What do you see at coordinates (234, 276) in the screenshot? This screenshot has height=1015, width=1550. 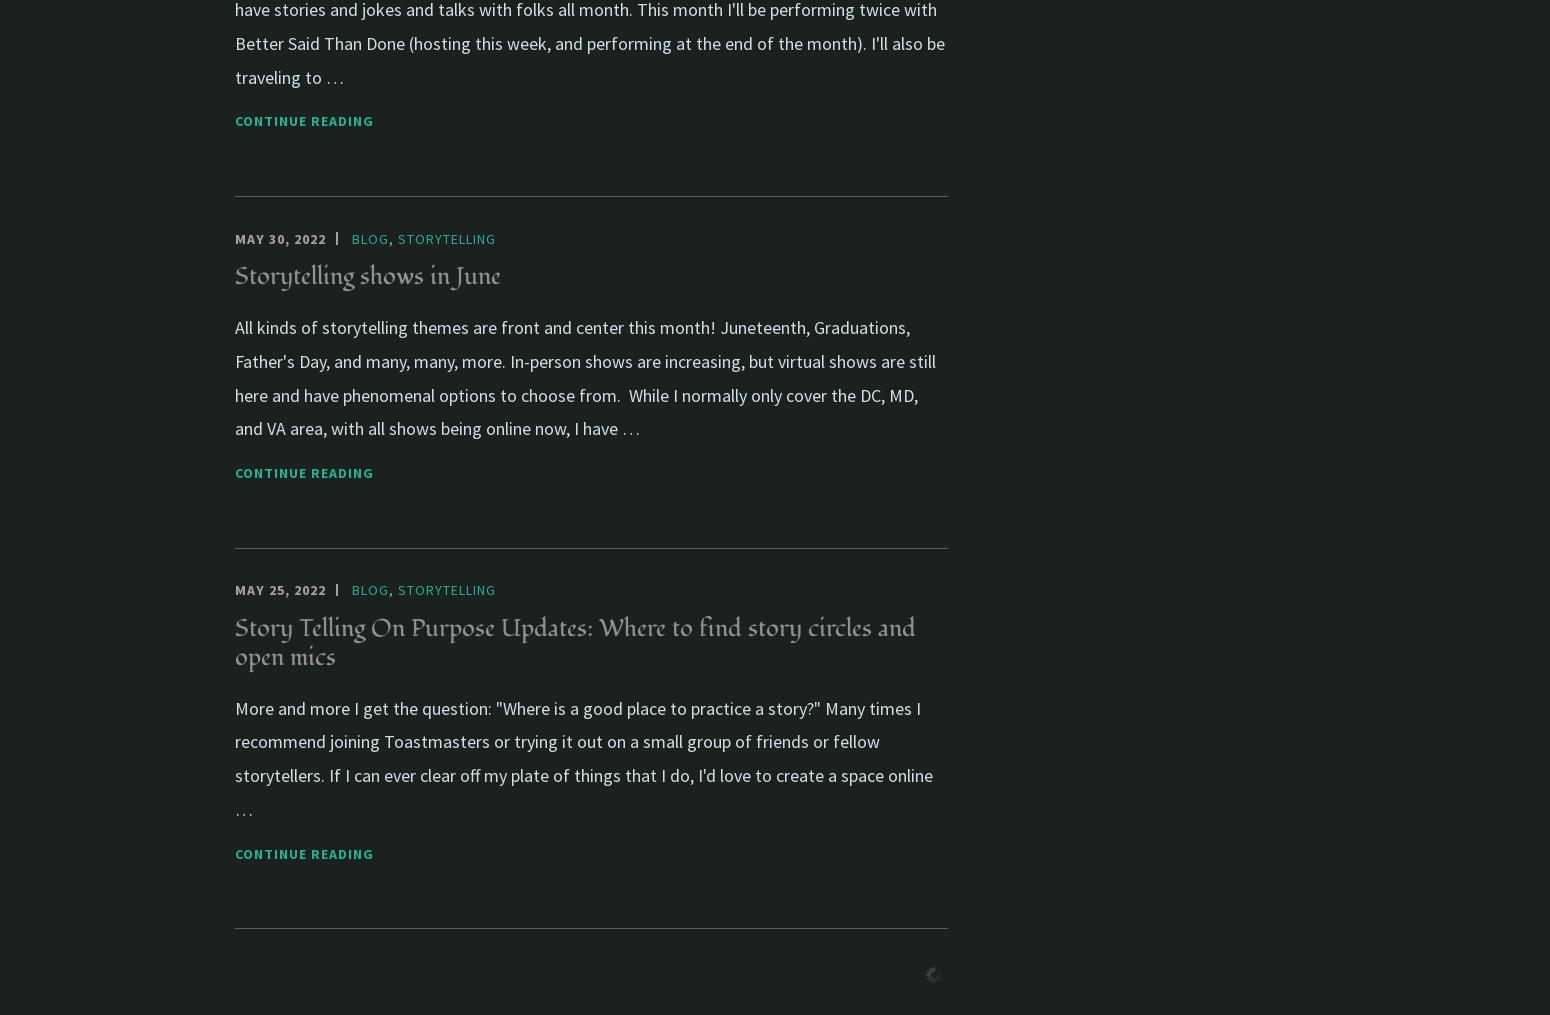 I see `'Storytelling shows in June'` at bounding box center [234, 276].